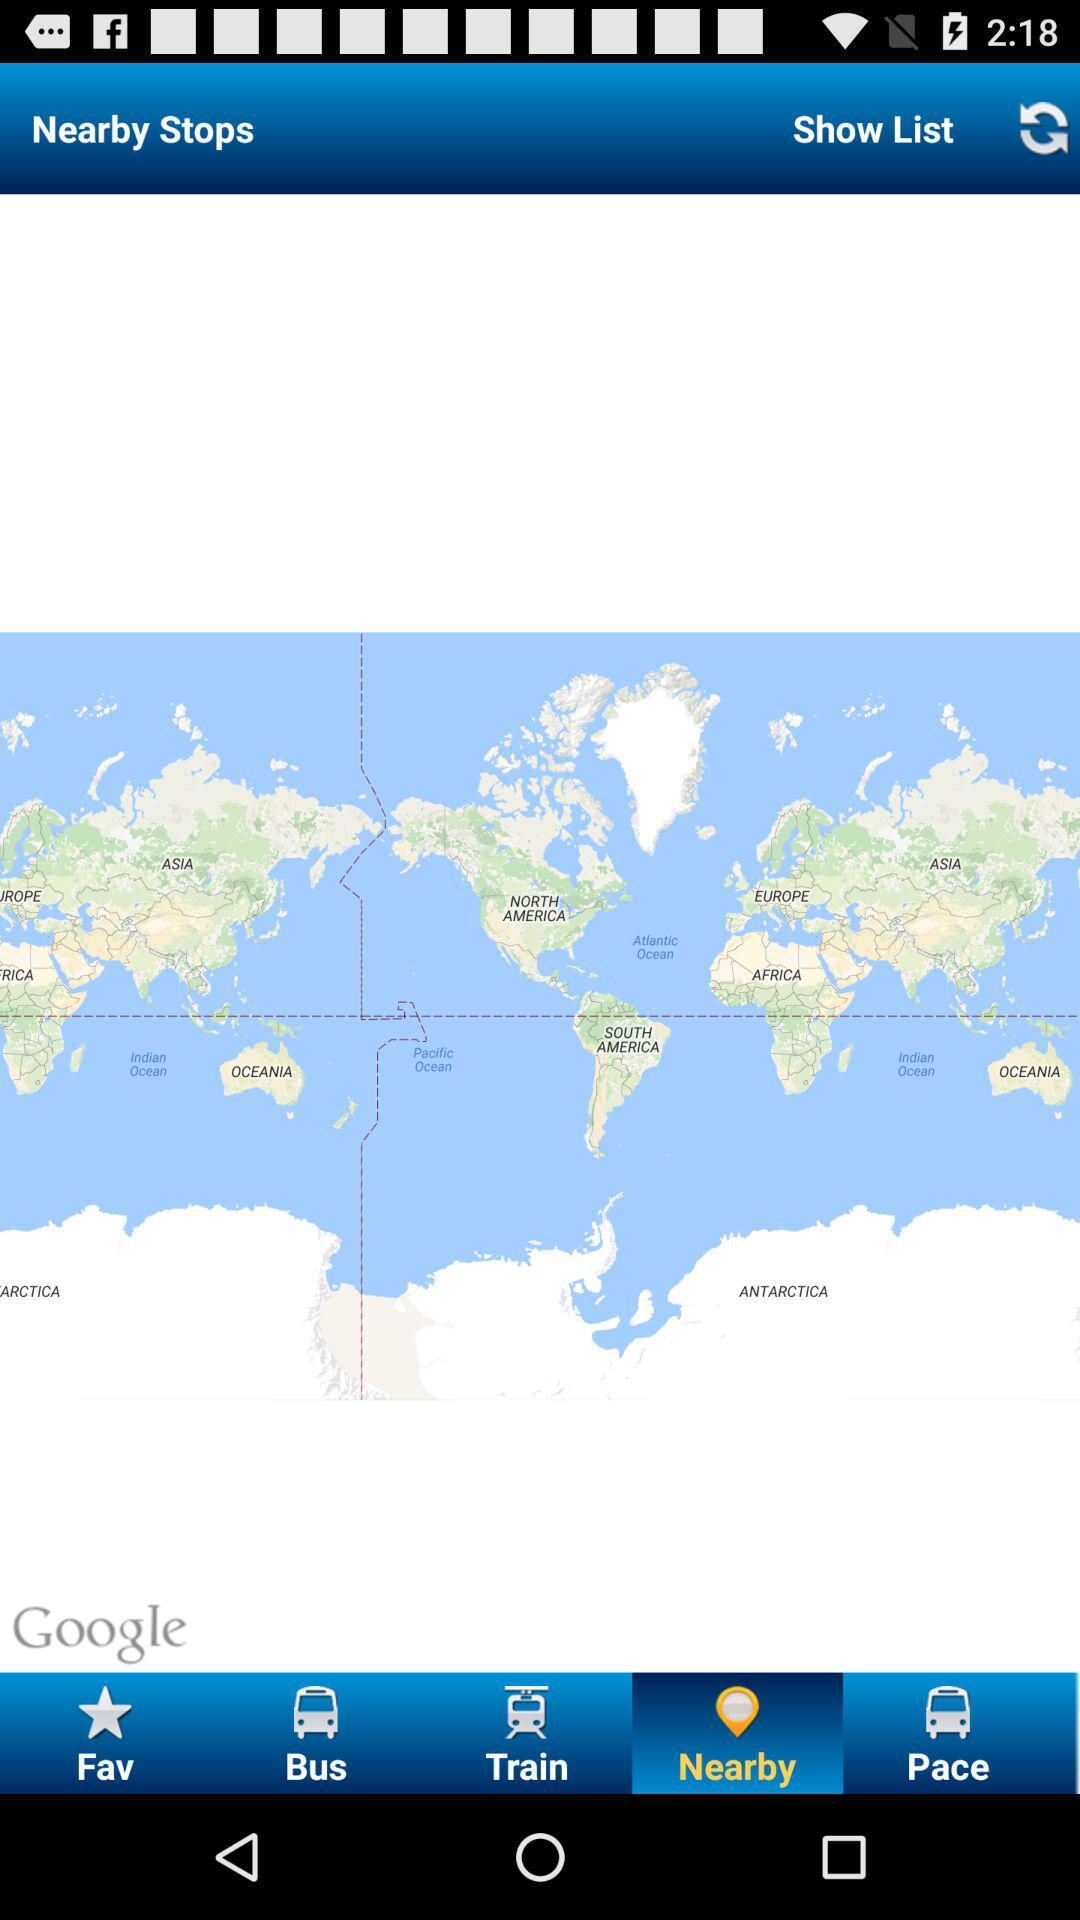 Image resolution: width=1080 pixels, height=1920 pixels. Describe the element at coordinates (540, 932) in the screenshot. I see `the item at the center` at that location.